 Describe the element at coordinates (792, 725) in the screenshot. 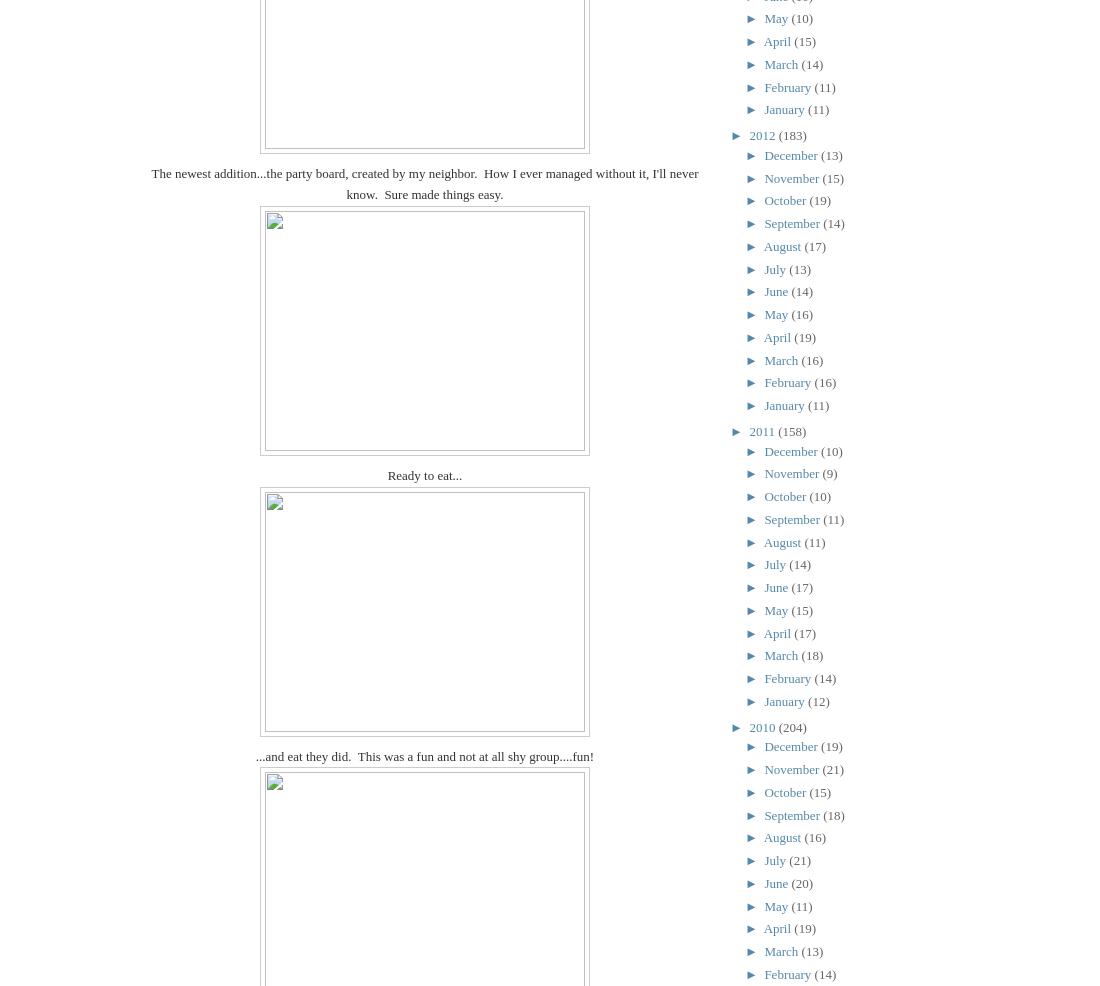

I see `'(204)'` at that location.